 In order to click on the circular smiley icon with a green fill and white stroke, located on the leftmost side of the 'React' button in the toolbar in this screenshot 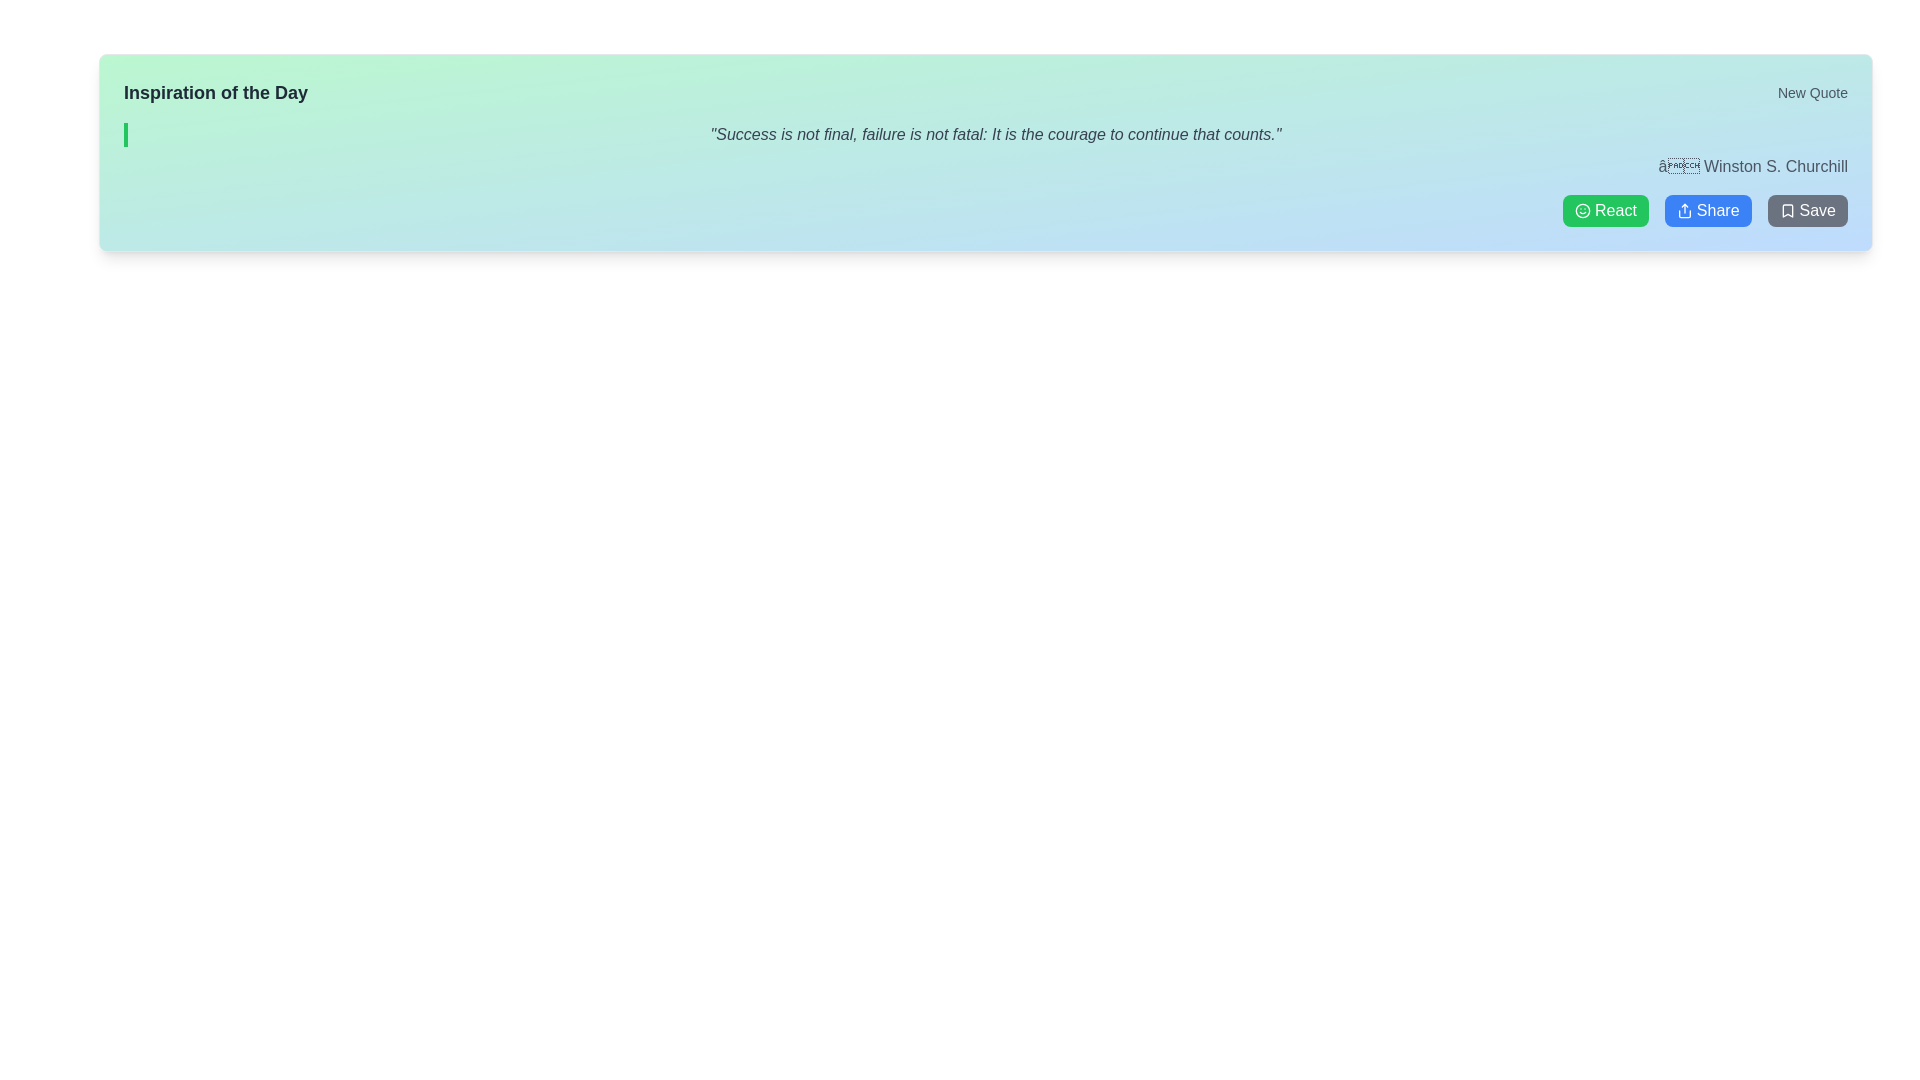, I will do `click(1582, 211)`.